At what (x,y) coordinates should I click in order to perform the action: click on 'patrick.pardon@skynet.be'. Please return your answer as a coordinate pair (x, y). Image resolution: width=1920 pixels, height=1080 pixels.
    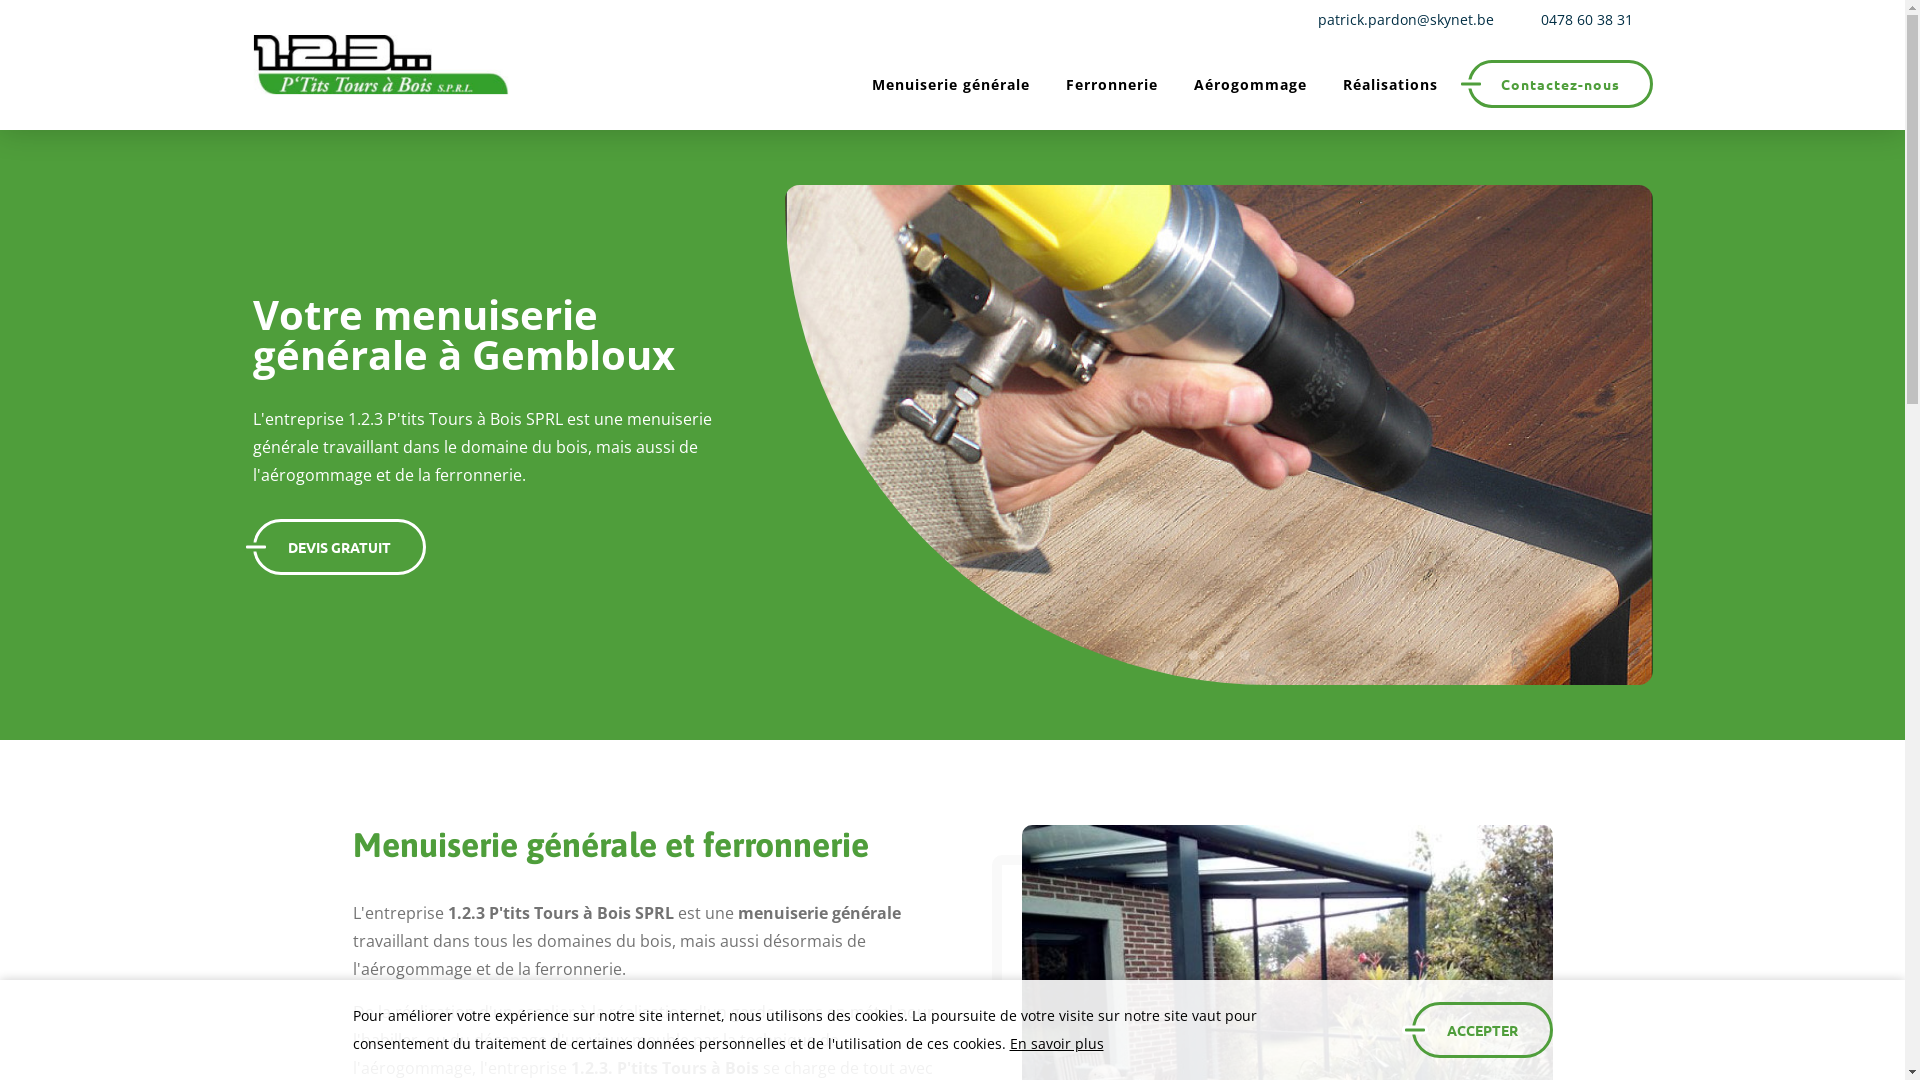
    Looking at the image, I should click on (1400, 19).